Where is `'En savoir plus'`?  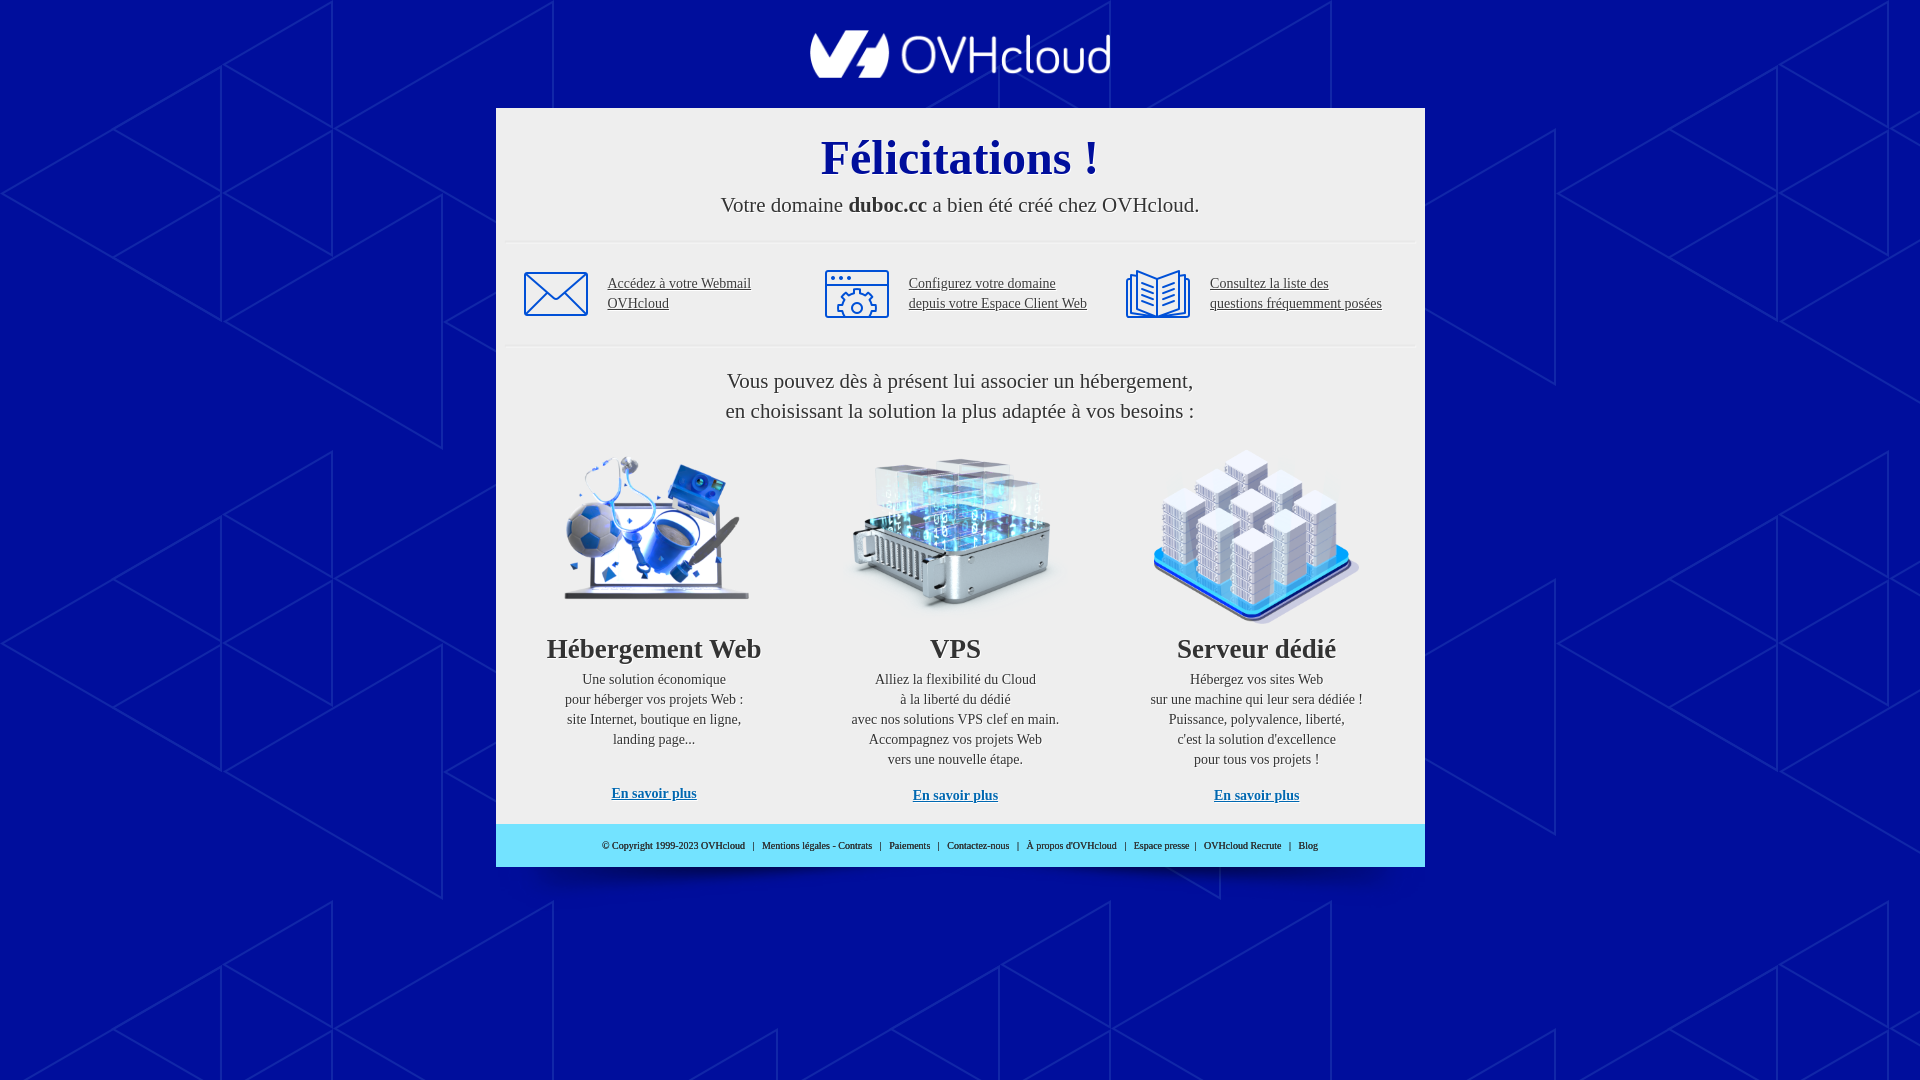
'En savoir plus' is located at coordinates (954, 794).